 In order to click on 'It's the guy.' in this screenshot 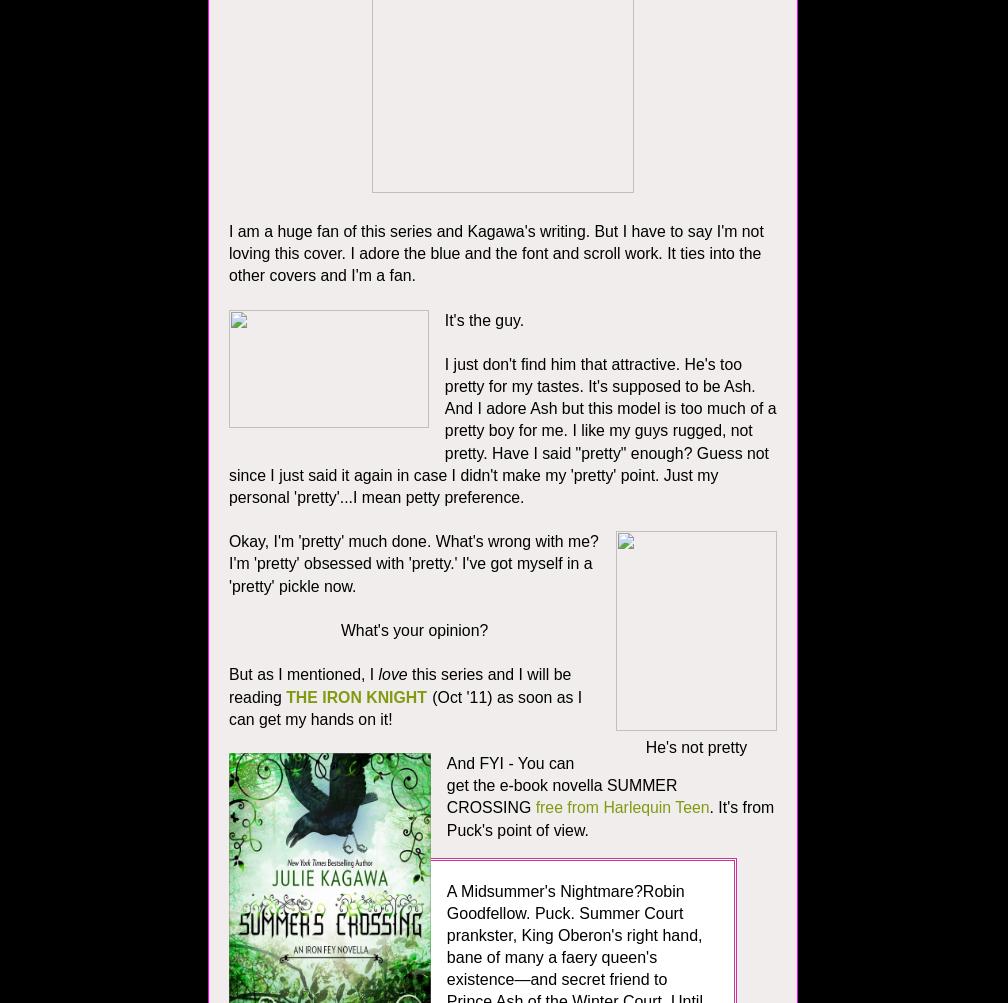, I will do `click(485, 318)`.